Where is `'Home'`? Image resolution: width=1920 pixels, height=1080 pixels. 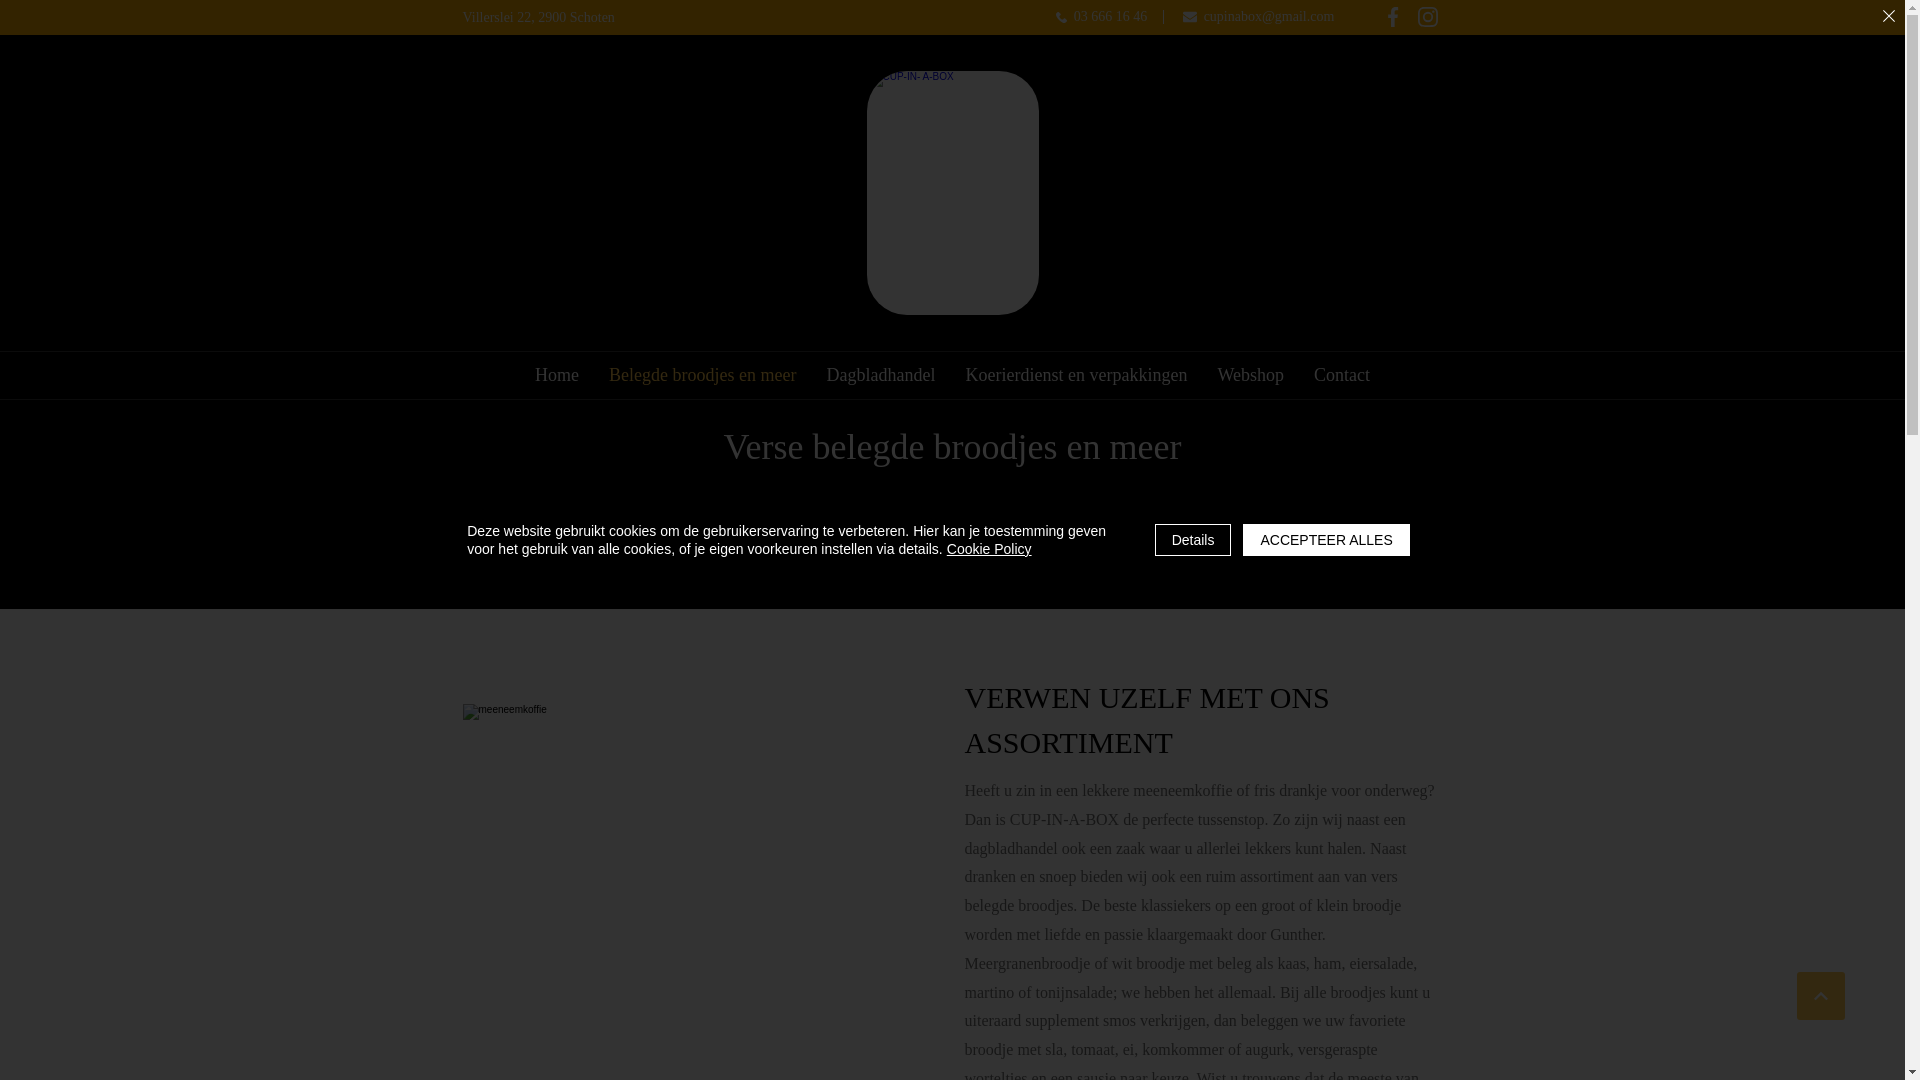 'Home' is located at coordinates (519, 374).